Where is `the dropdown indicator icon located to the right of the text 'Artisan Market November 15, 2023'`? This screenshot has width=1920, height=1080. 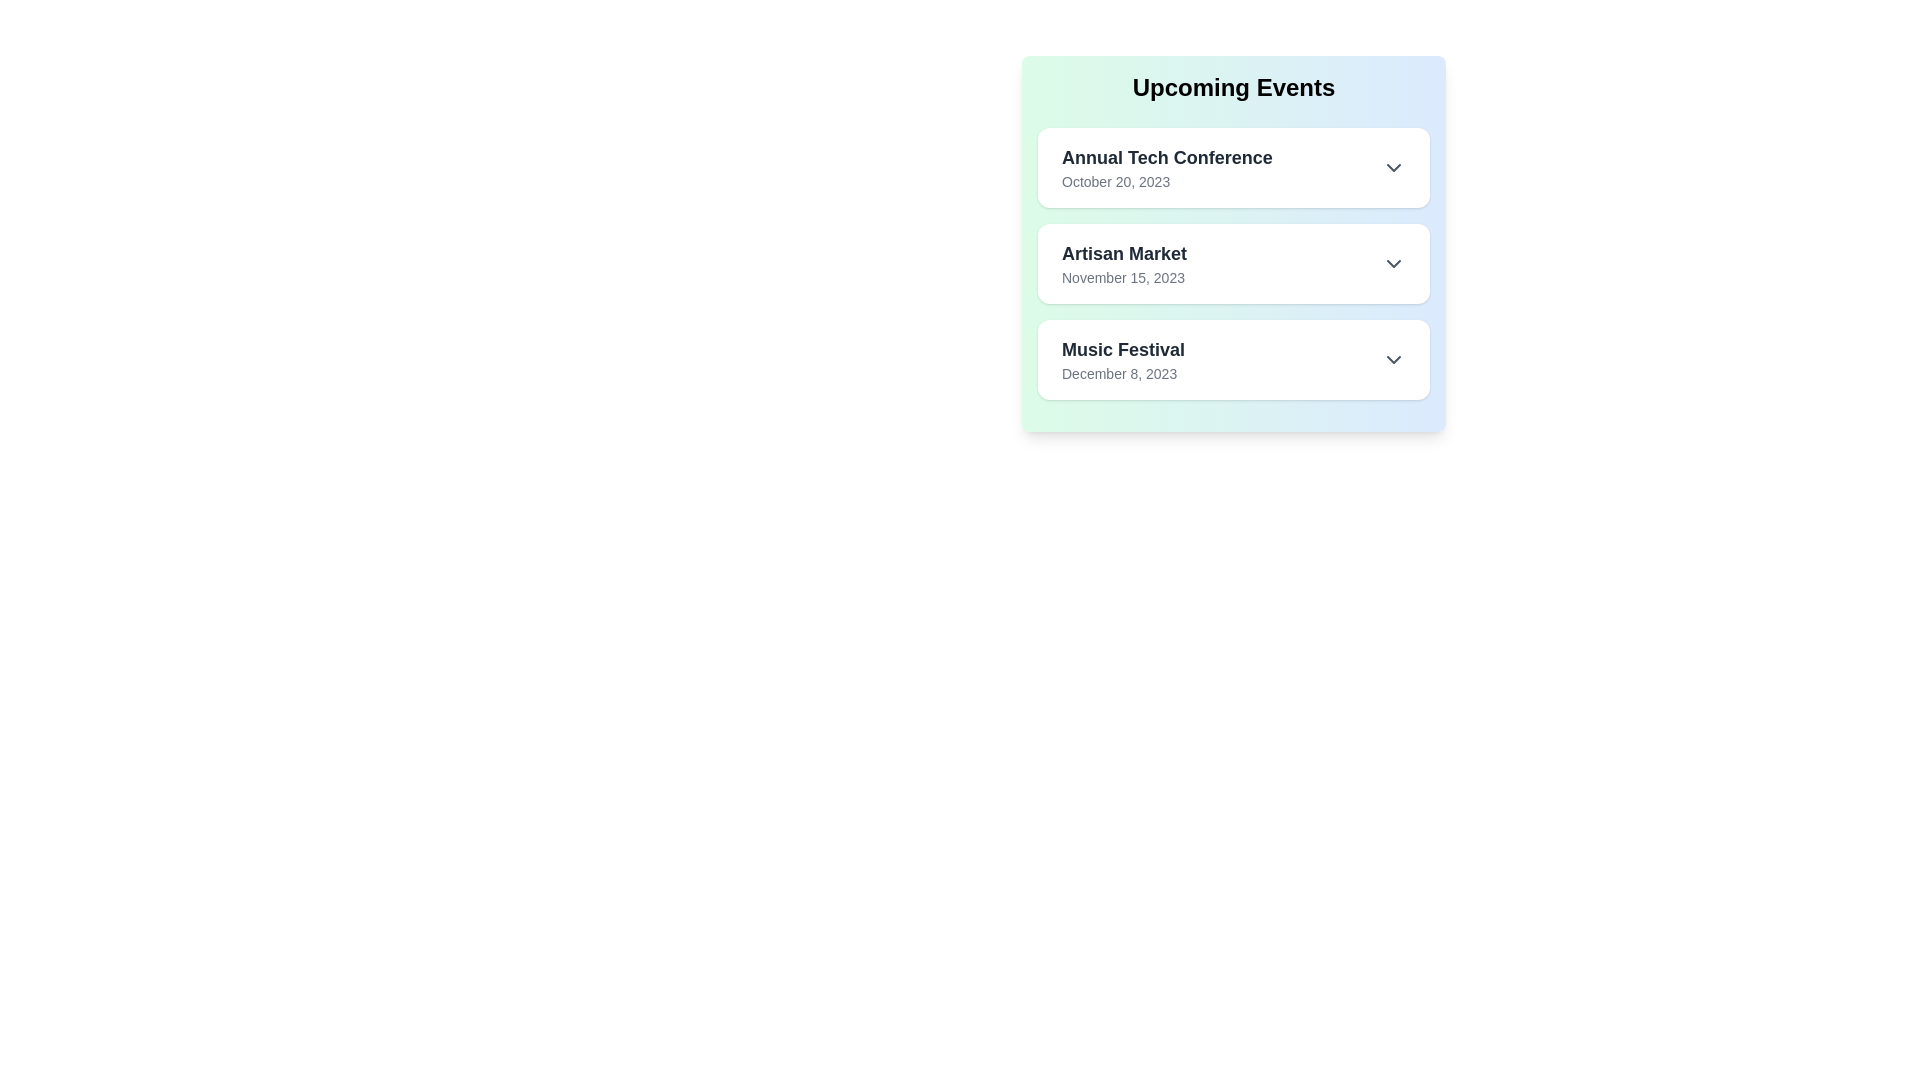 the dropdown indicator icon located to the right of the text 'Artisan Market November 15, 2023' is located at coordinates (1392, 262).